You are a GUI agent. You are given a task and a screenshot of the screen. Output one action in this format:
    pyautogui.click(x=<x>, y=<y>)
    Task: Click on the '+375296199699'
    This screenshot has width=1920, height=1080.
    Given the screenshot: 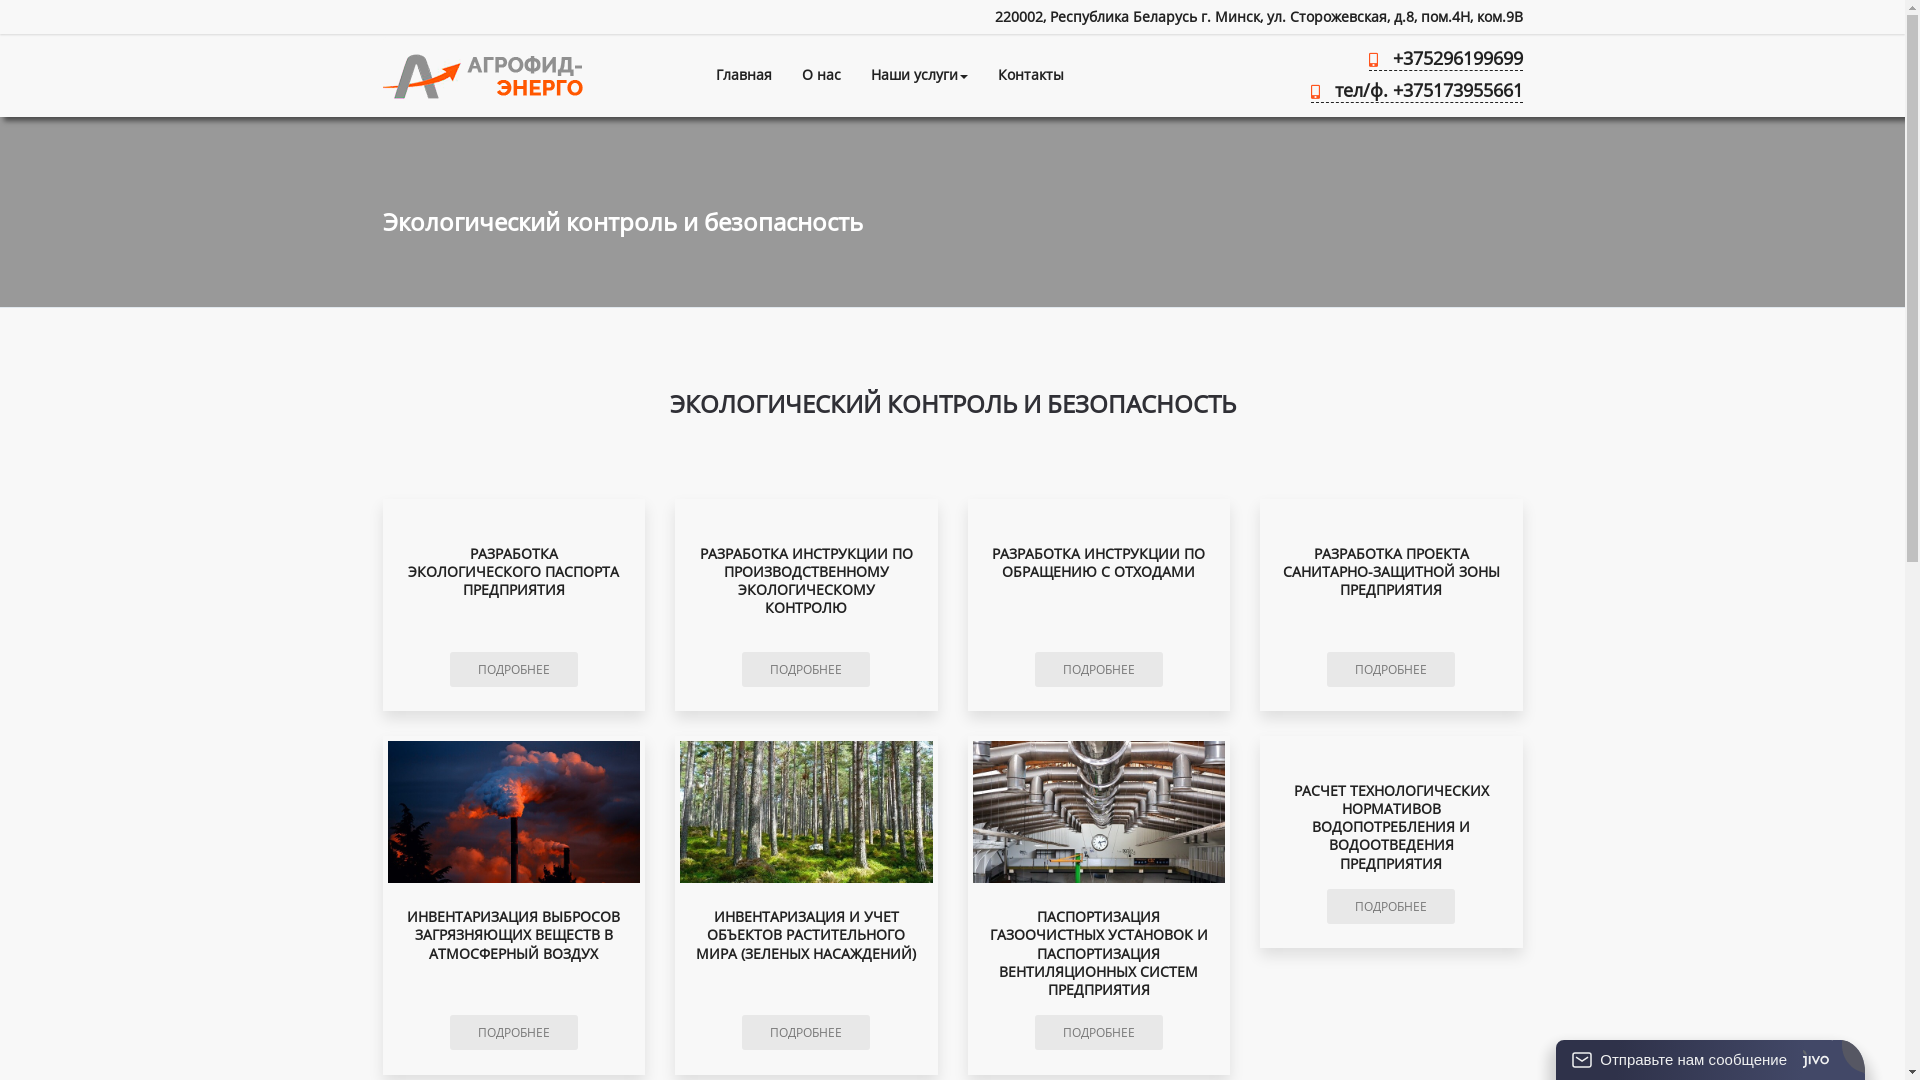 What is the action you would take?
    pyautogui.click(x=1444, y=60)
    